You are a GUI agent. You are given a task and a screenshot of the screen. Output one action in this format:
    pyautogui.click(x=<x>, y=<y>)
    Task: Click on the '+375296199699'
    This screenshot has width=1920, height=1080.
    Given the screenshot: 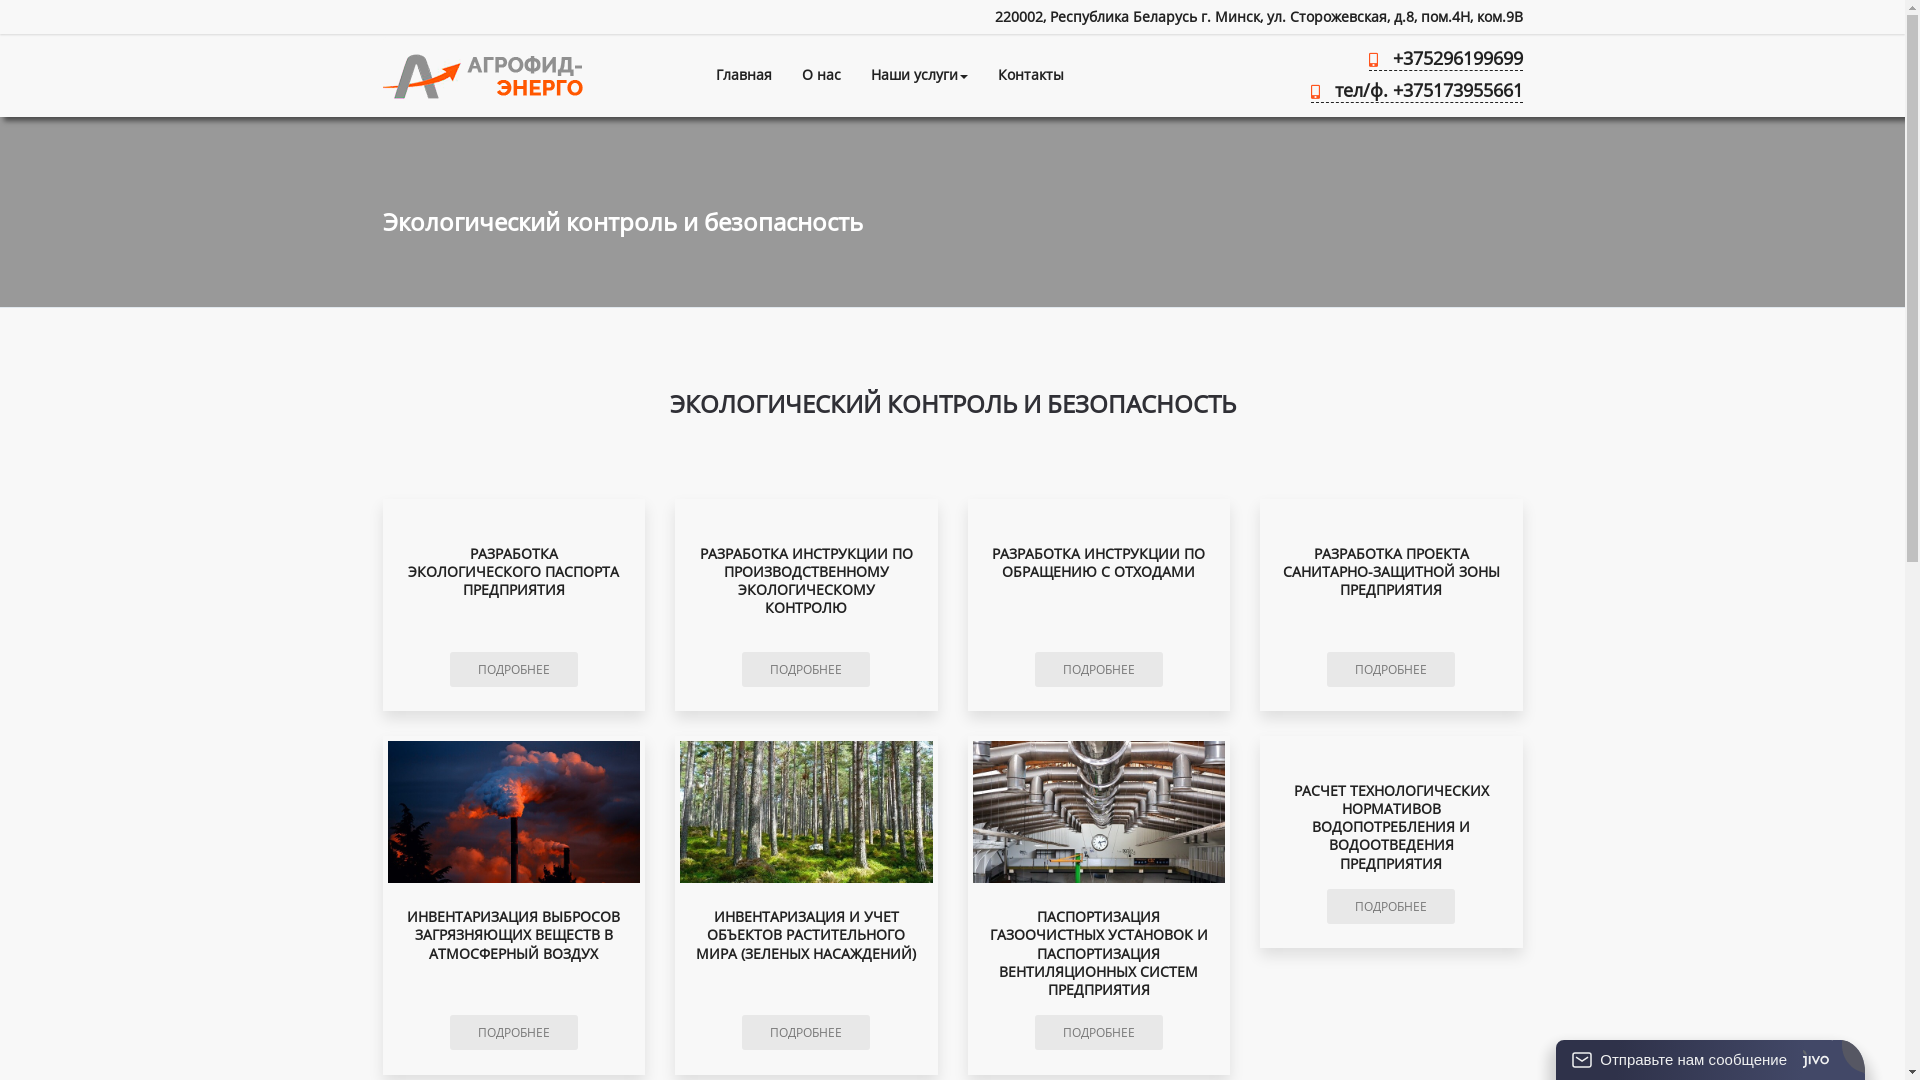 What is the action you would take?
    pyautogui.click(x=1444, y=60)
    